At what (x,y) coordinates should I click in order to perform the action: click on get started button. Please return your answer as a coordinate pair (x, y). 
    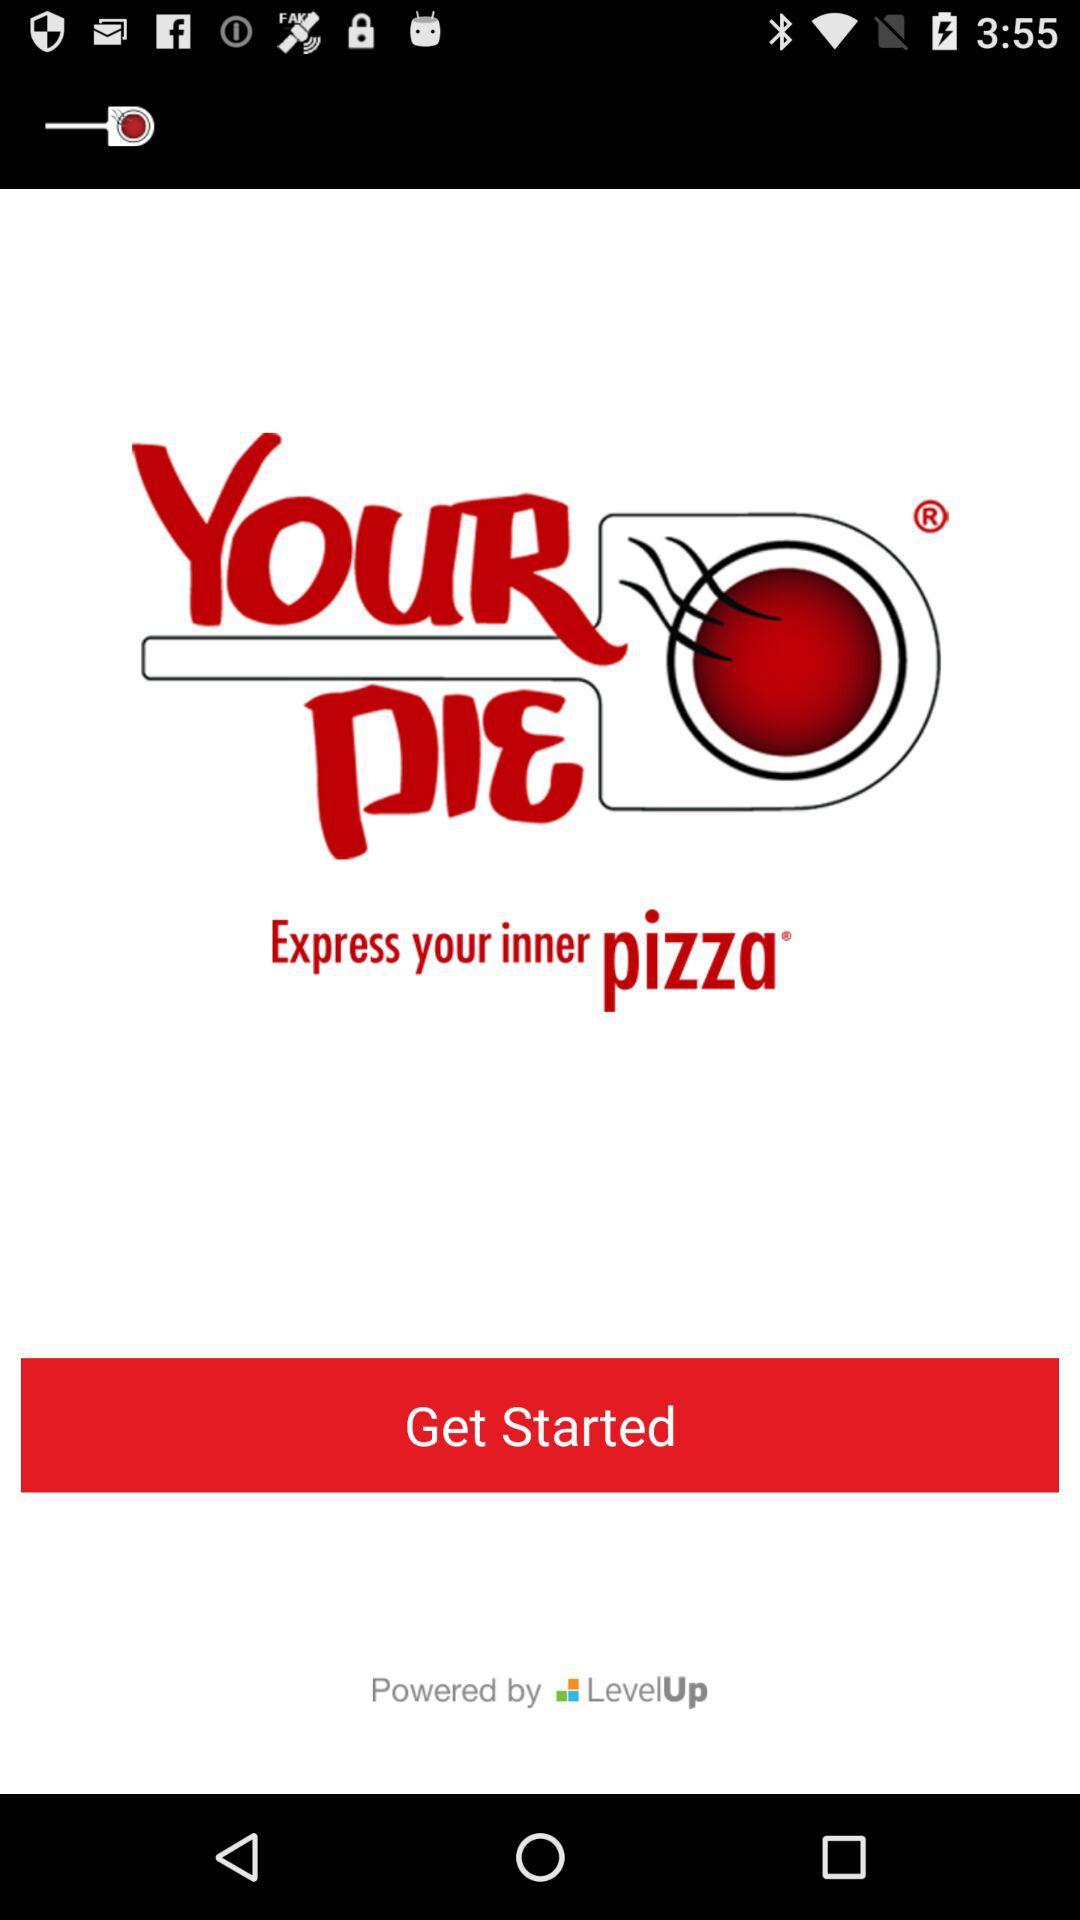
    Looking at the image, I should click on (540, 1424).